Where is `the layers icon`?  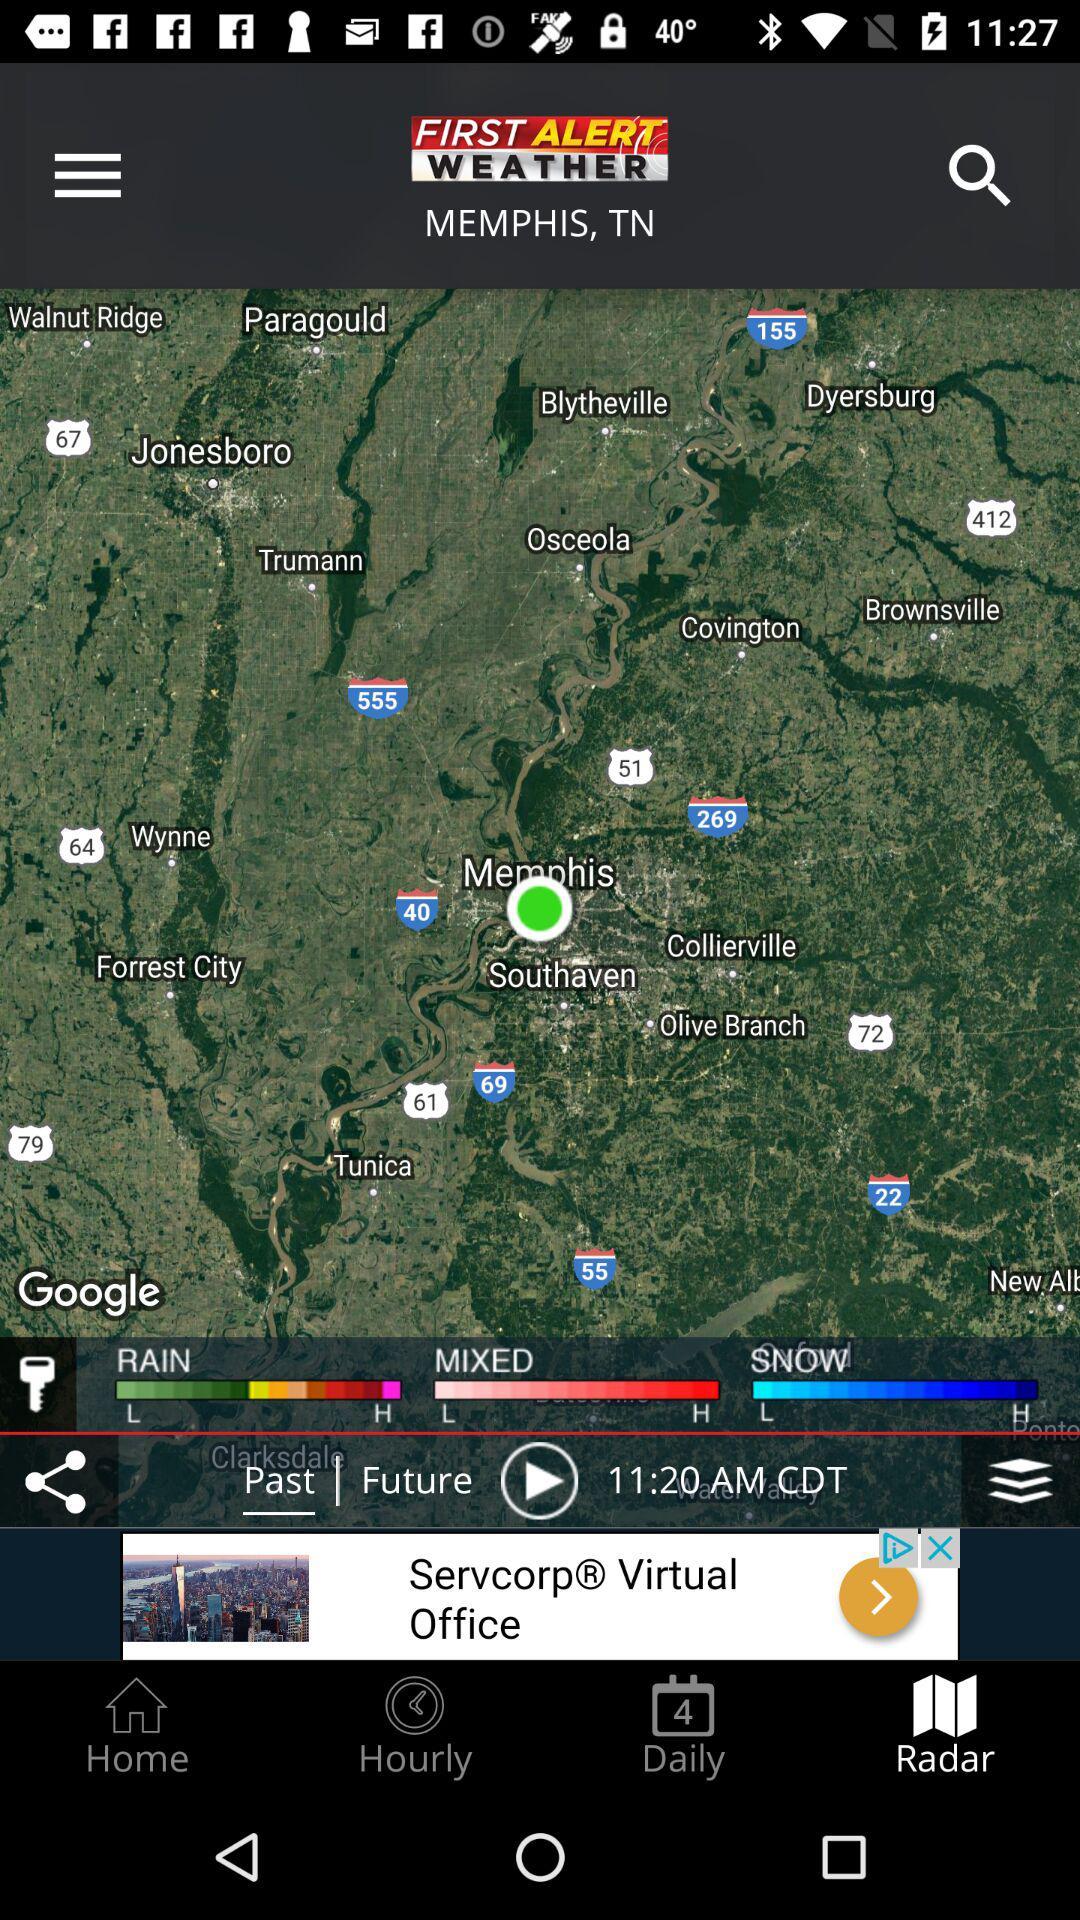
the layers icon is located at coordinates (1020, 1480).